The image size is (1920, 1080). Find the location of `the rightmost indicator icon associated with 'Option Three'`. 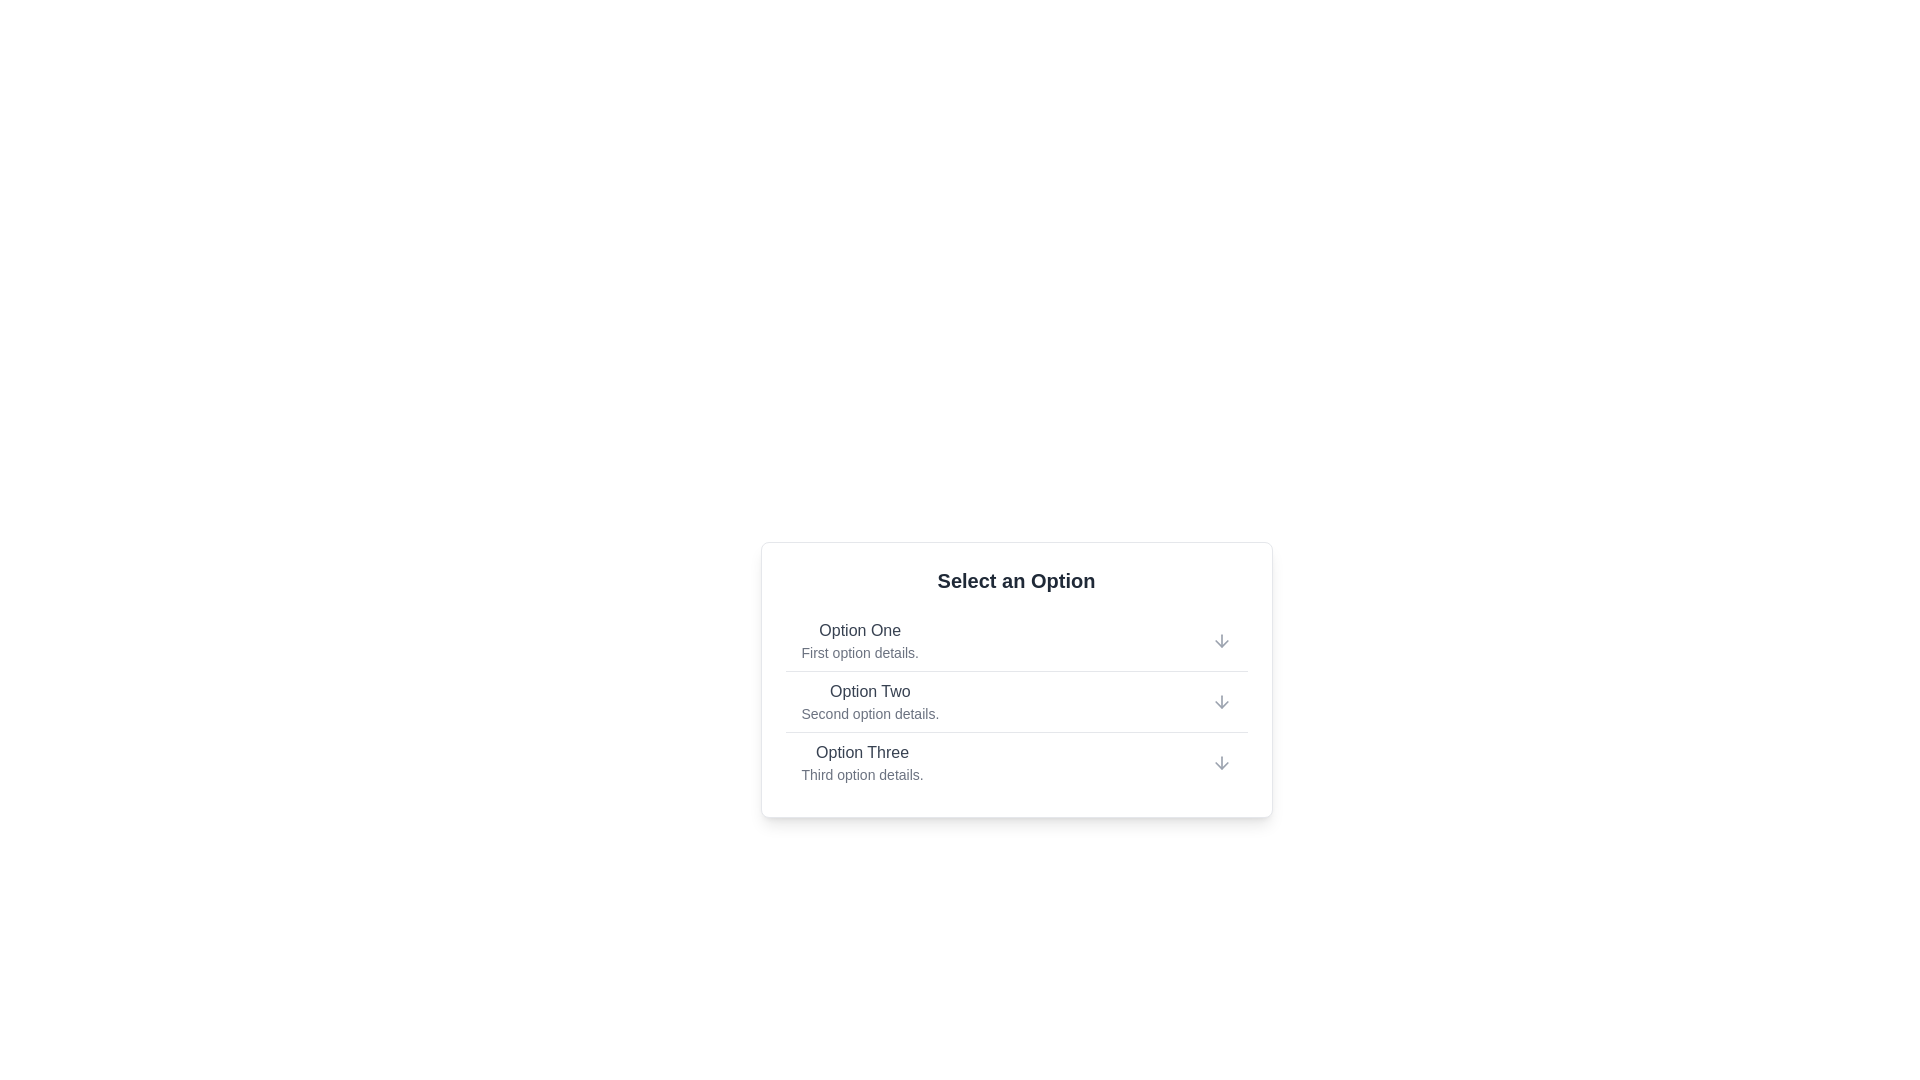

the rightmost indicator icon associated with 'Option Three' is located at coordinates (1220, 763).